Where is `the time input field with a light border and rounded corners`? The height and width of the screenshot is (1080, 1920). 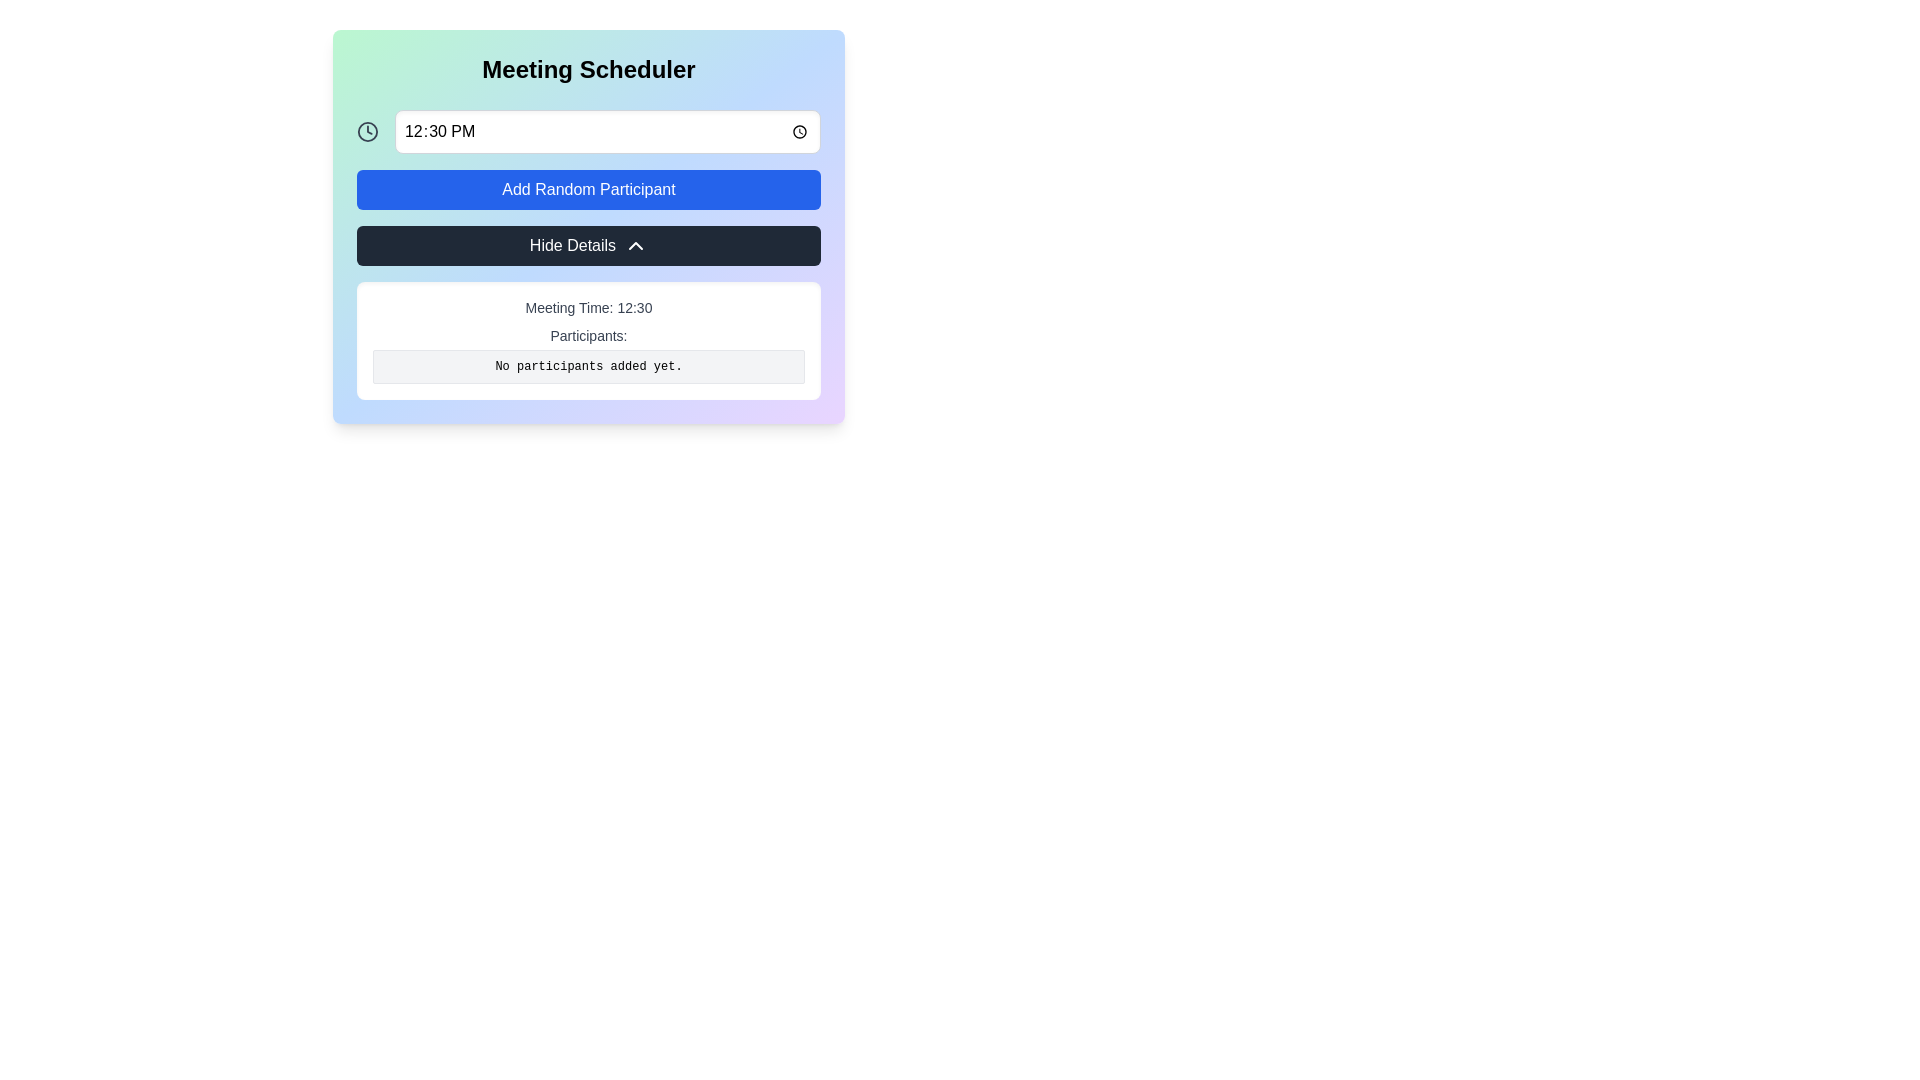 the time input field with a light border and rounded corners is located at coordinates (588, 131).